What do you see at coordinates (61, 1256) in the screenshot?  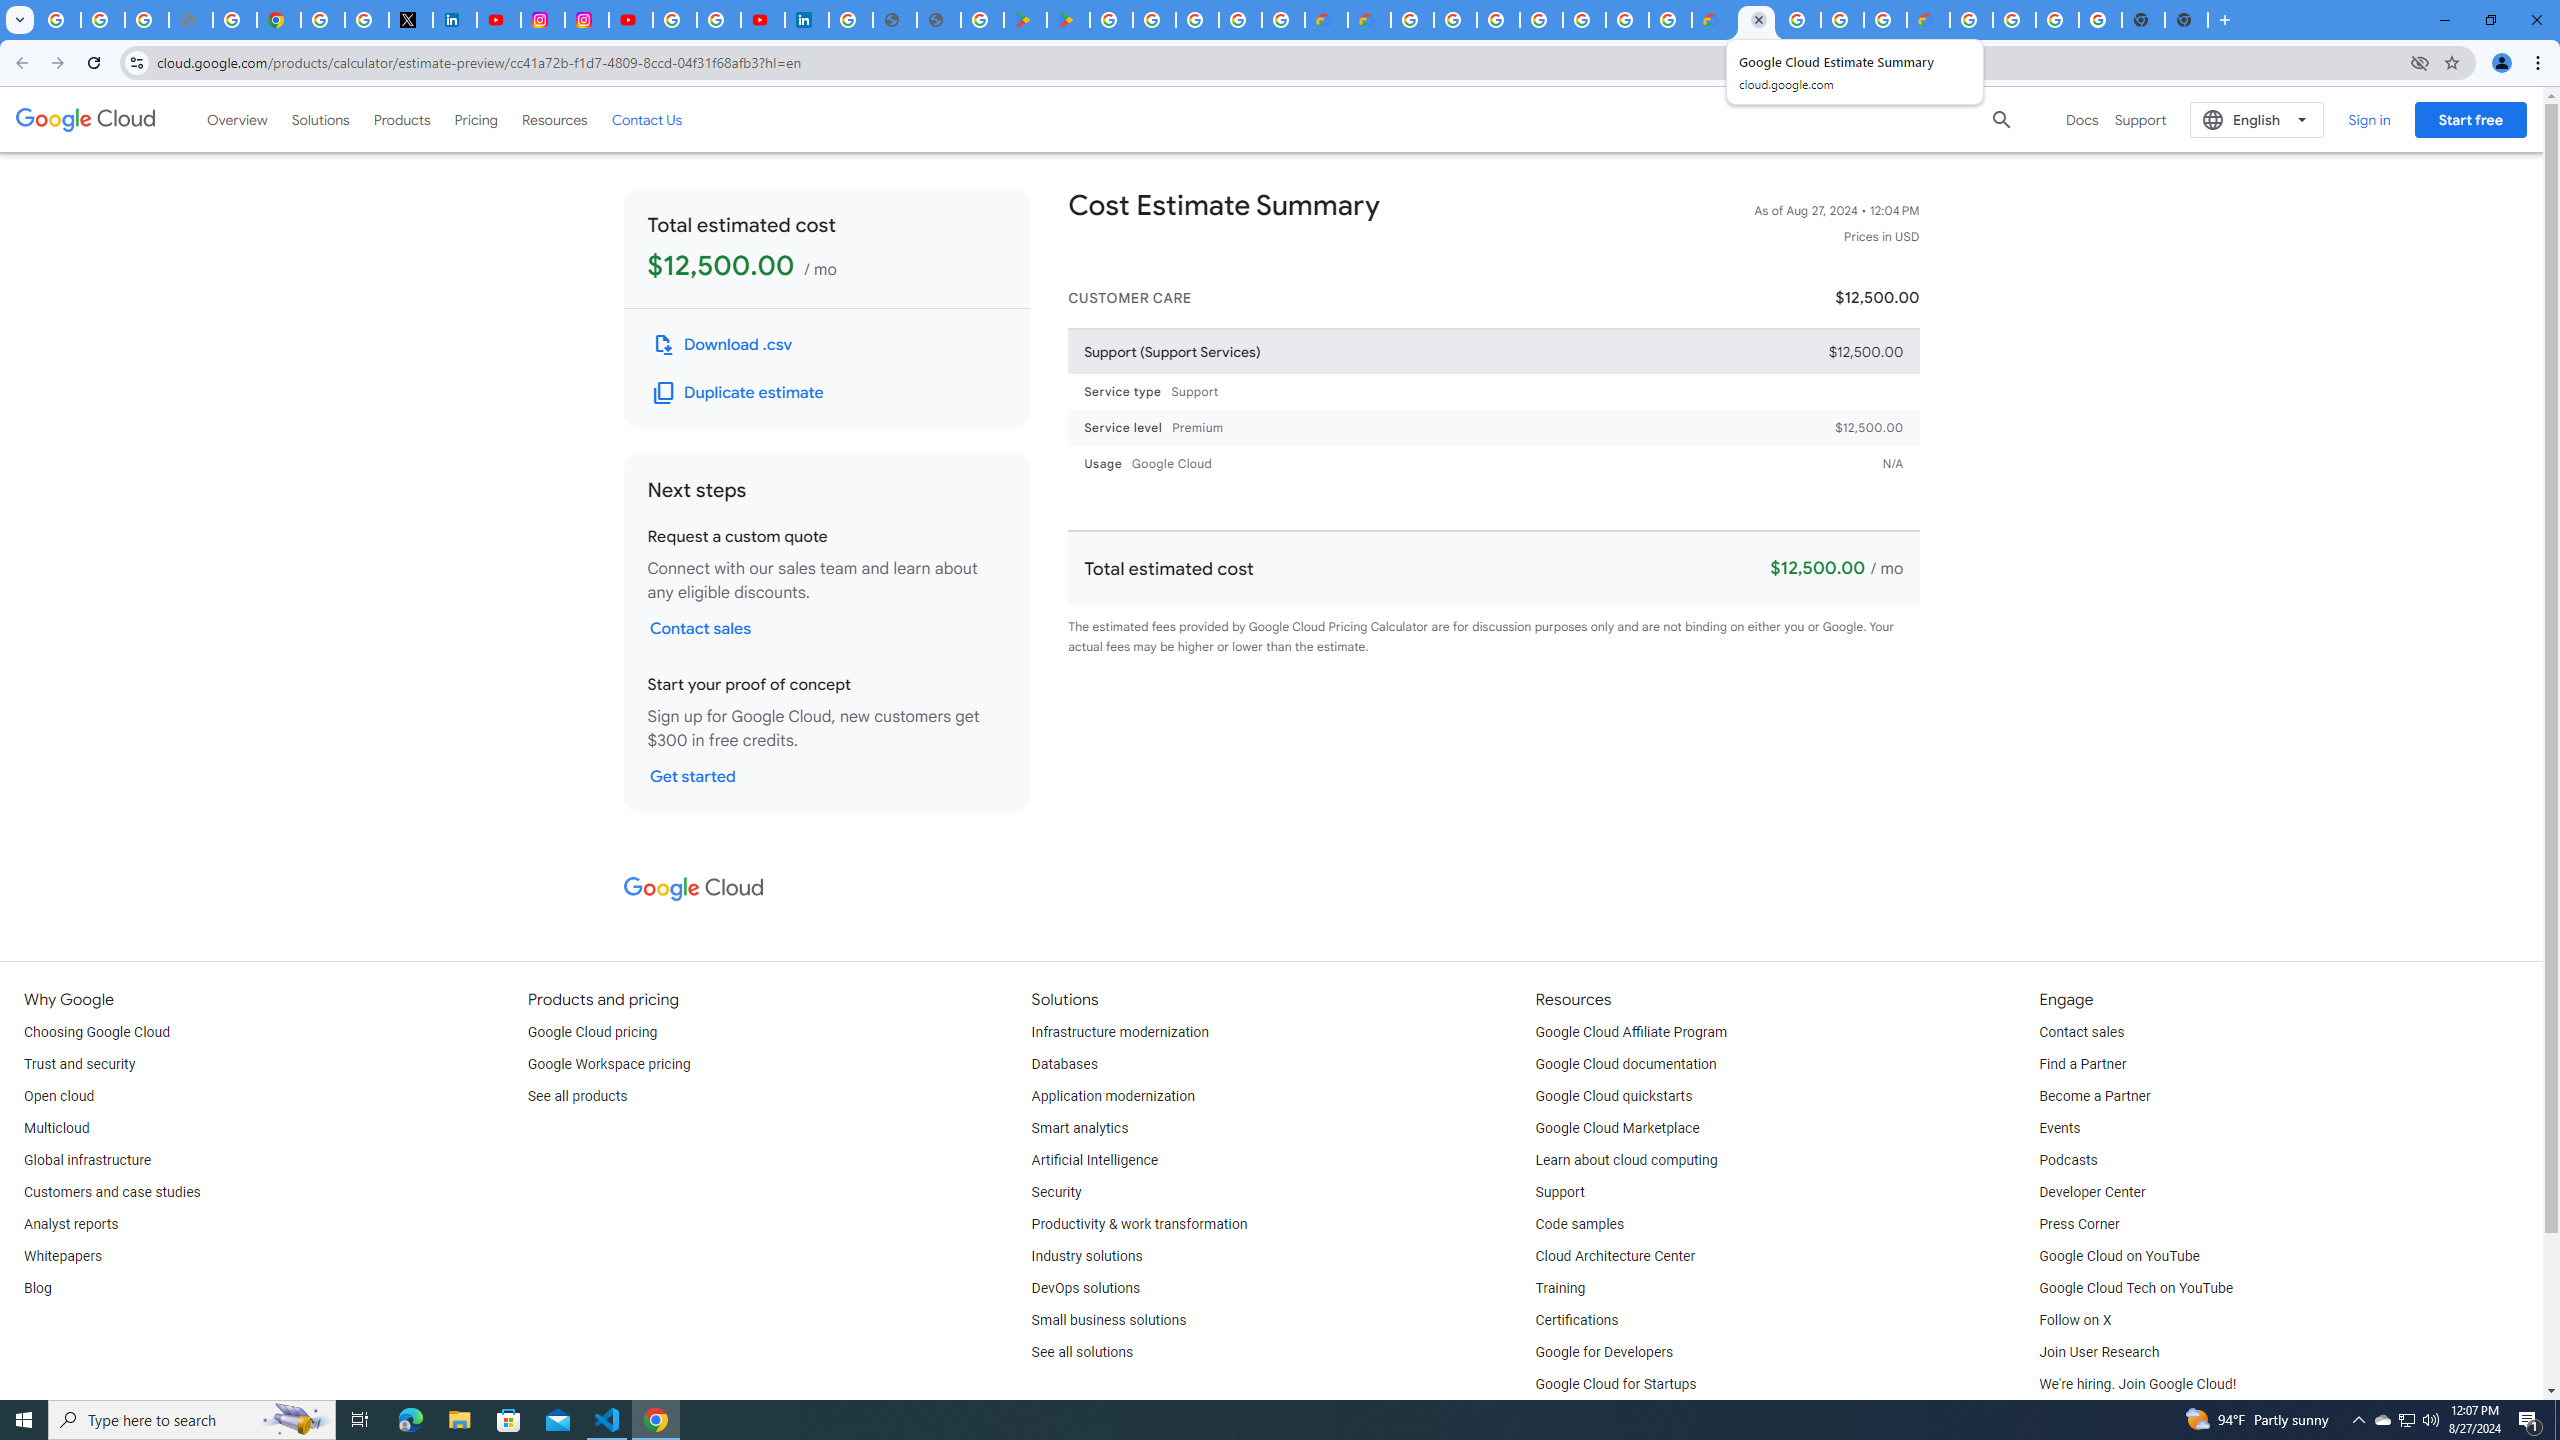 I see `'Whitepapers'` at bounding box center [61, 1256].